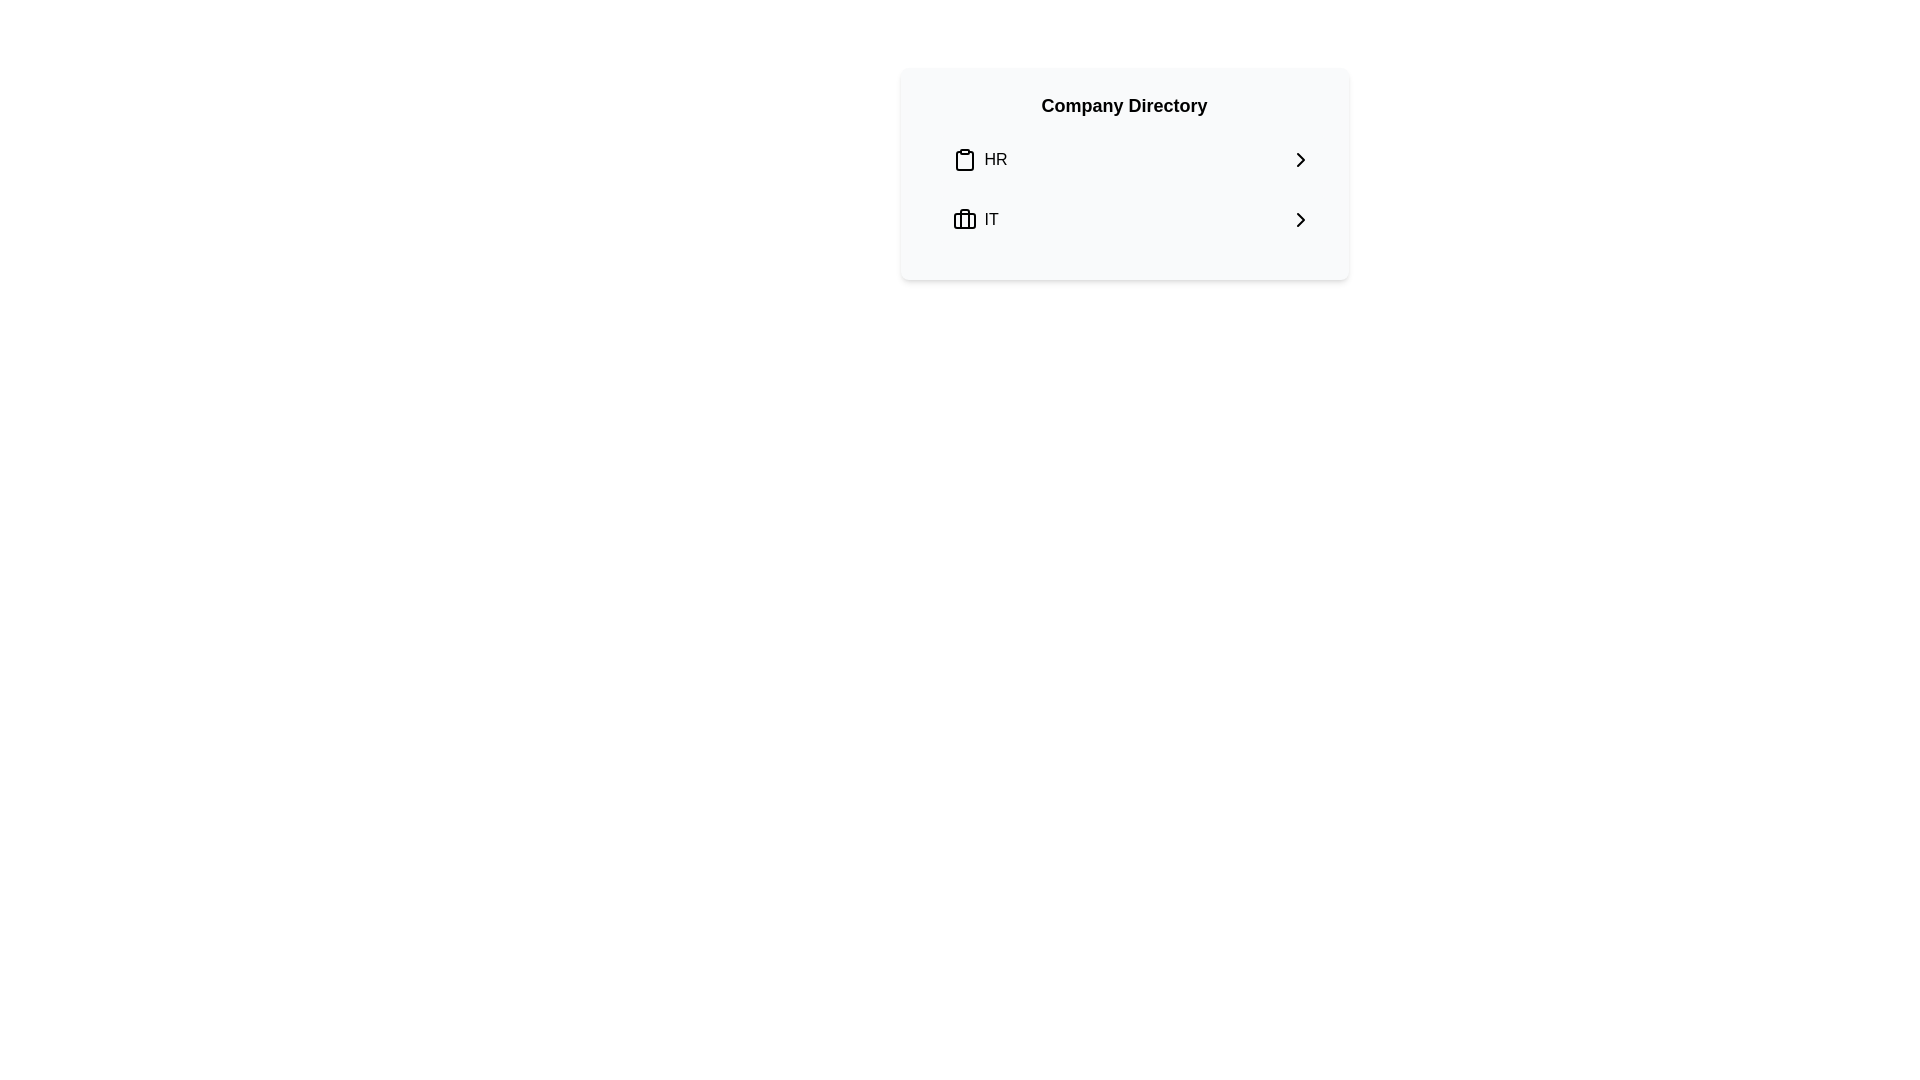  I want to click on the list item representing the 'IT' department in the 'Company Directory' panel, so click(975, 219).